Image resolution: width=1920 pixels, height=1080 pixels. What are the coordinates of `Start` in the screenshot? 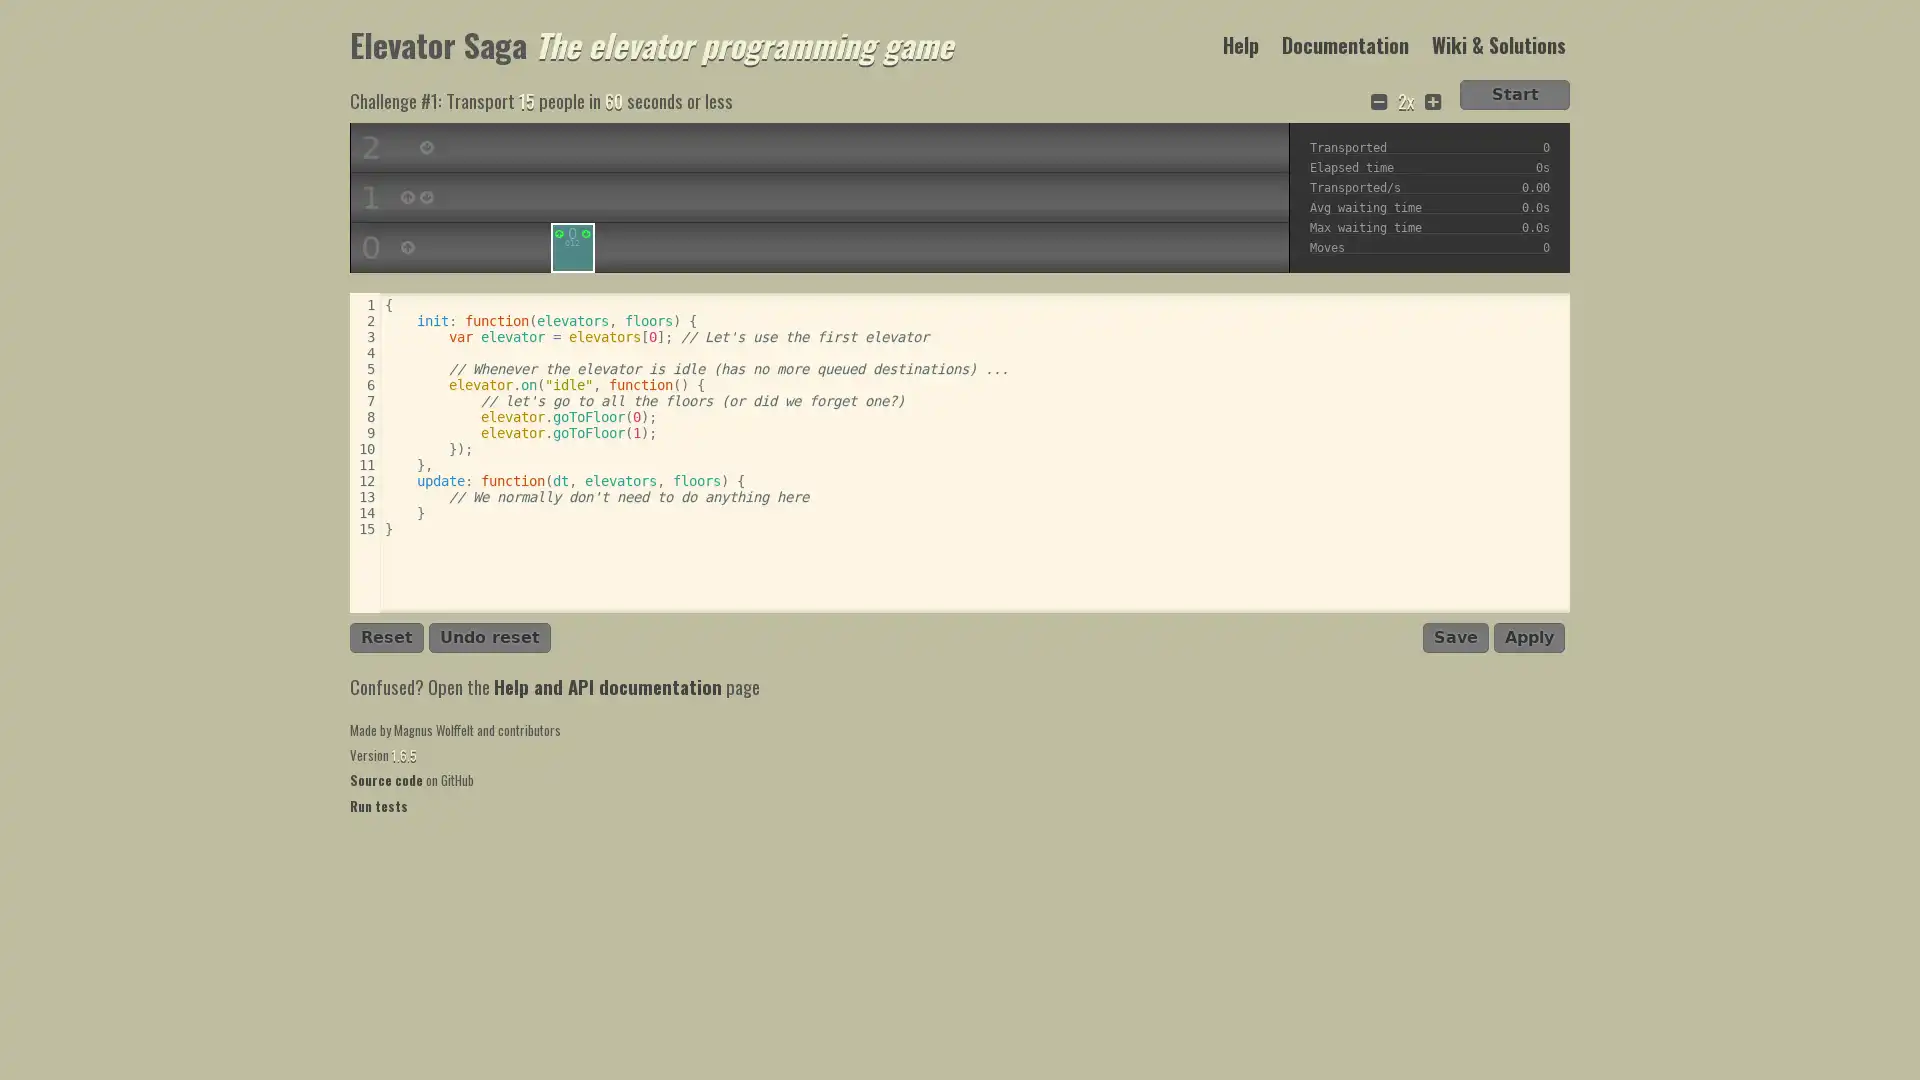 It's located at (1515, 95).